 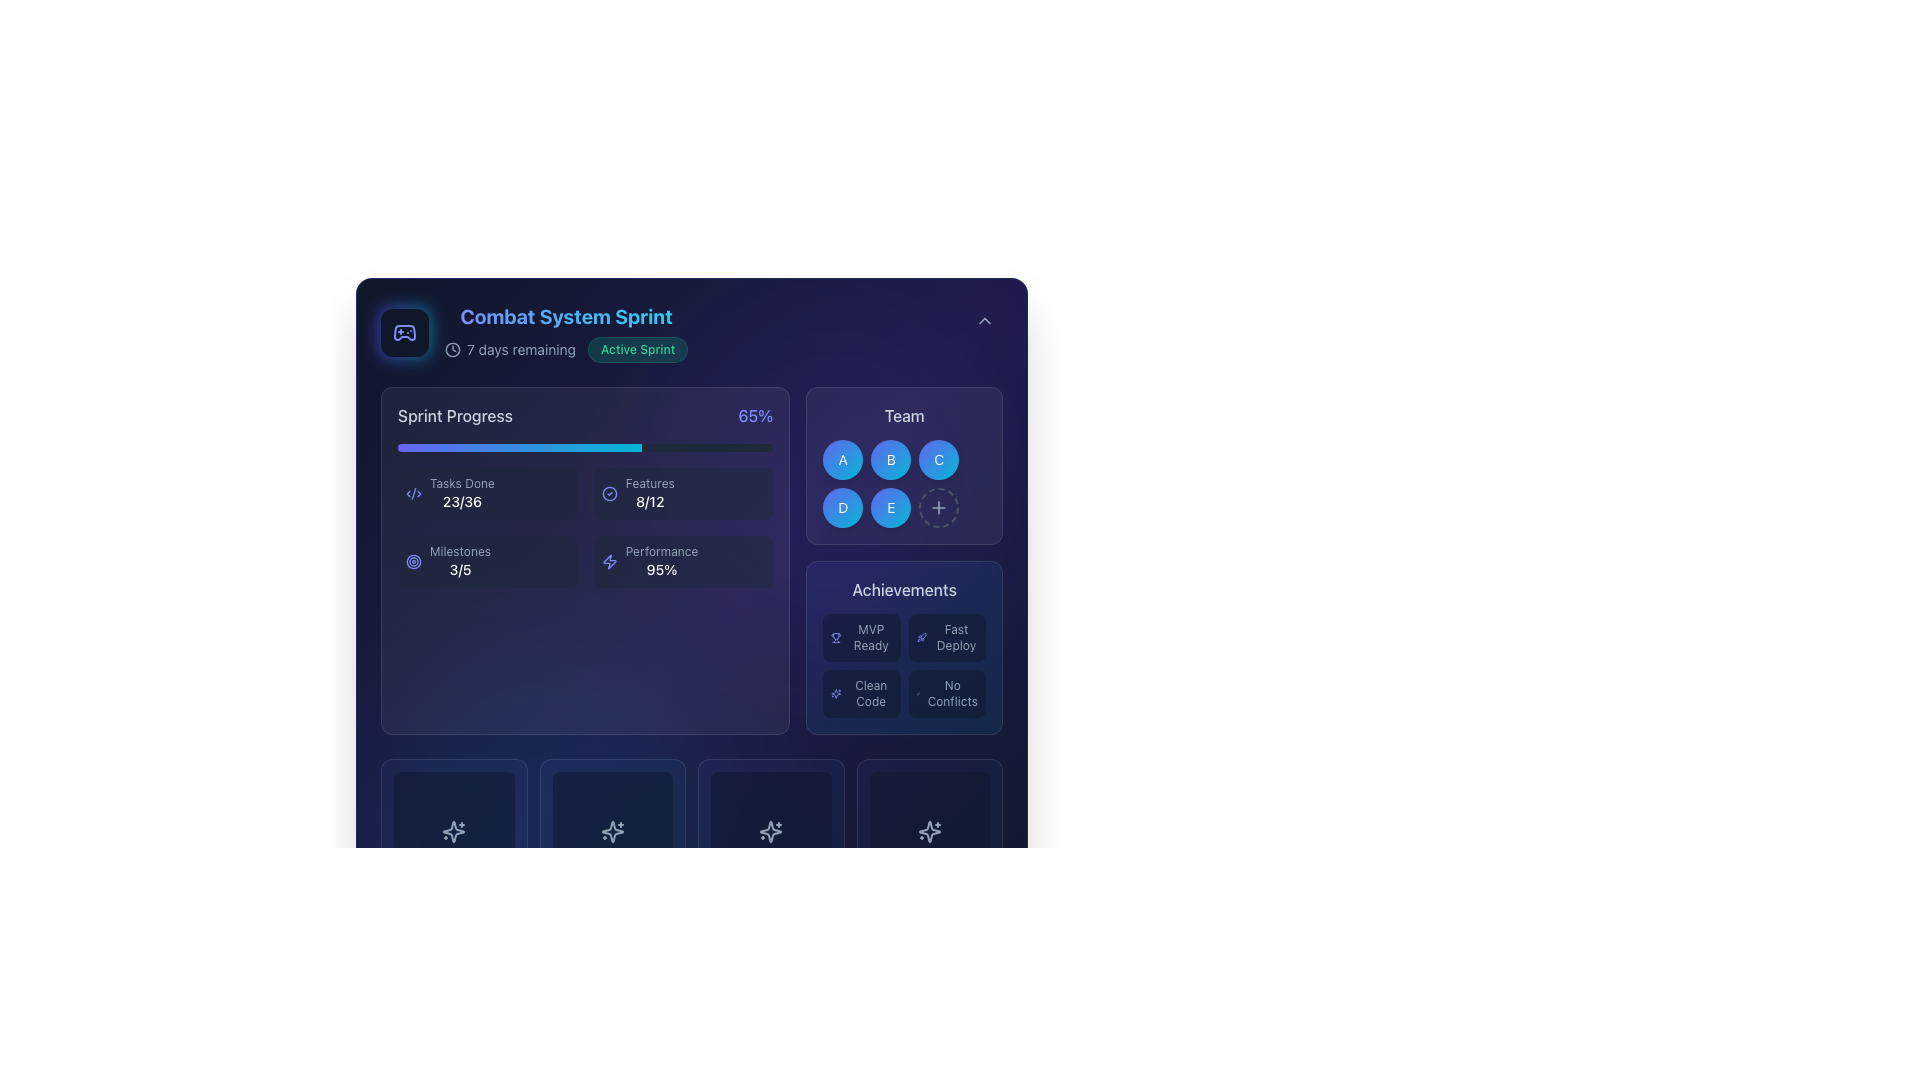 I want to click on the decorative icon representing success, located as the left-most element in the bottom row of the grid, below the Sprint Progress and Achievements sections, so click(x=453, y=832).